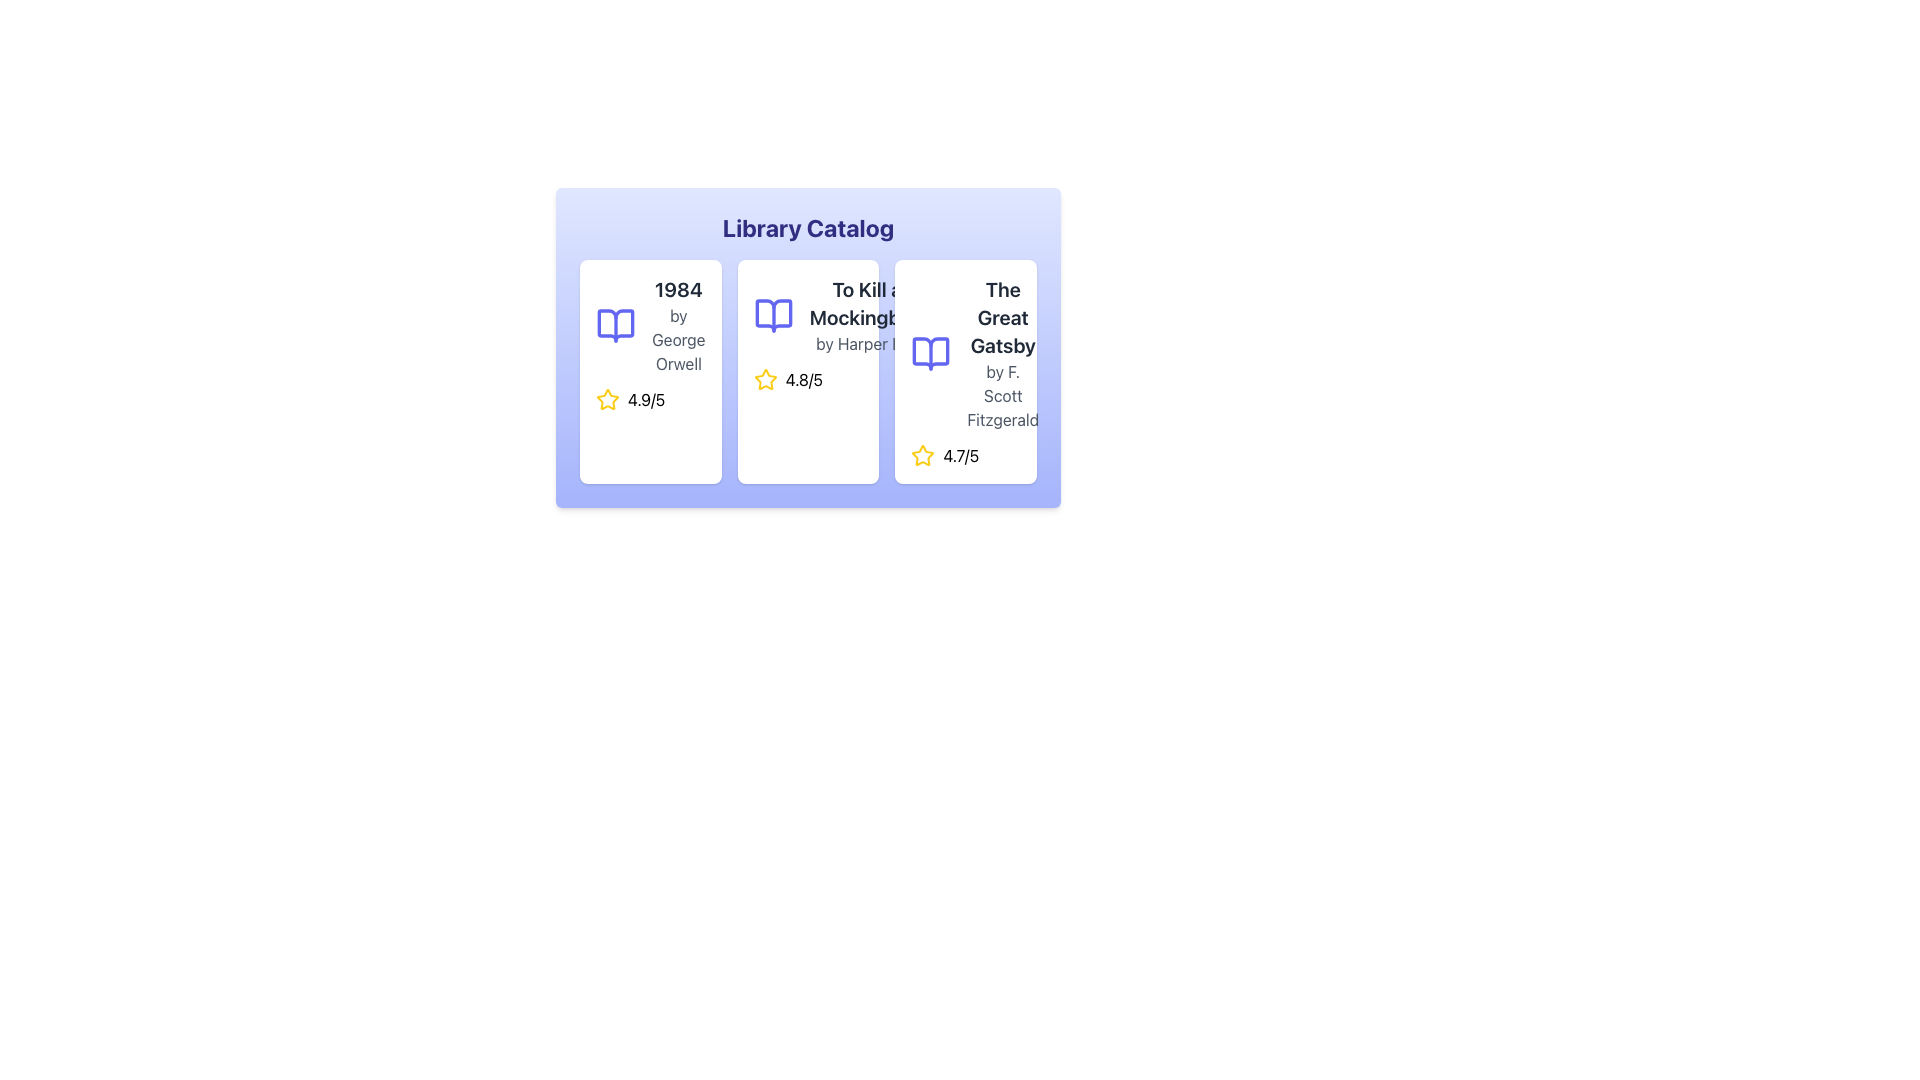 The width and height of the screenshot is (1920, 1080). I want to click on the star icon representing the rating for 'To Kill a Mockingbird by Harper Lee' in the Library Catalog section, so click(764, 379).